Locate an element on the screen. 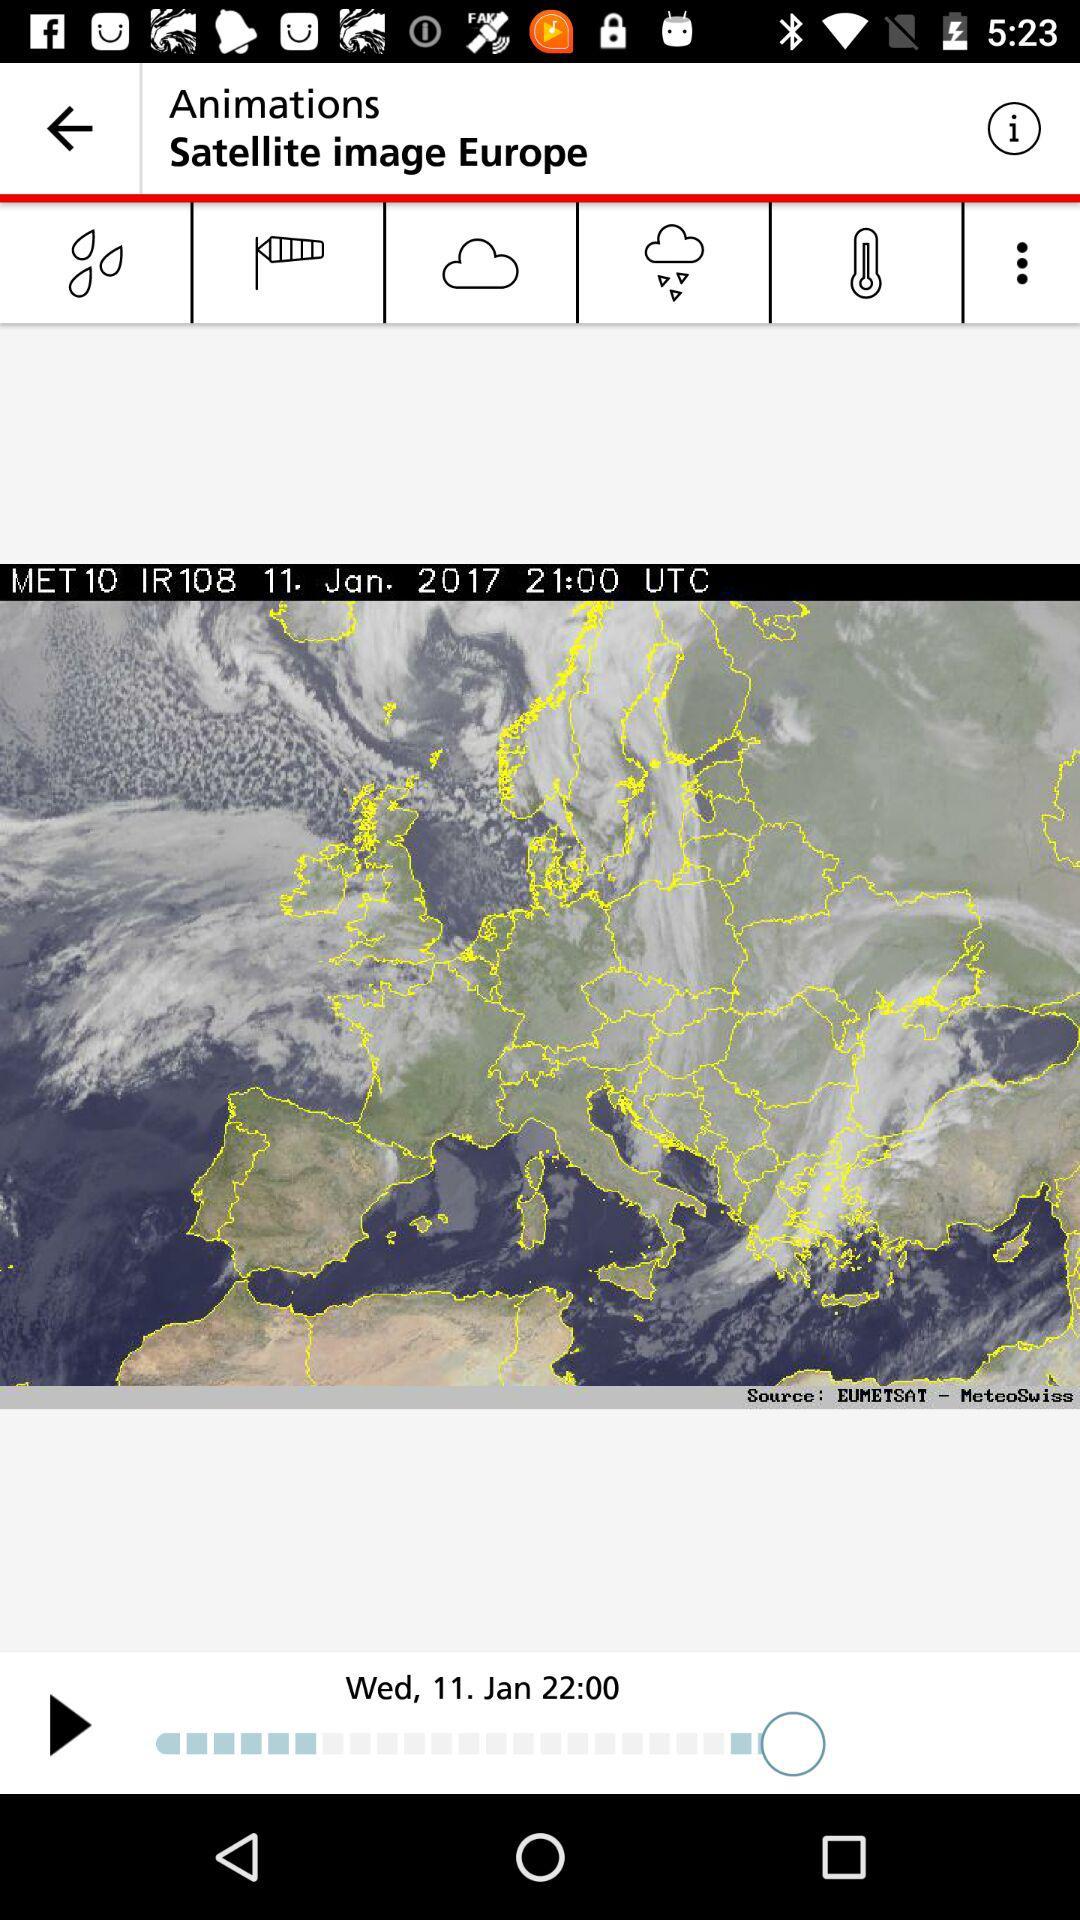  weather pattern is located at coordinates (69, 1723).